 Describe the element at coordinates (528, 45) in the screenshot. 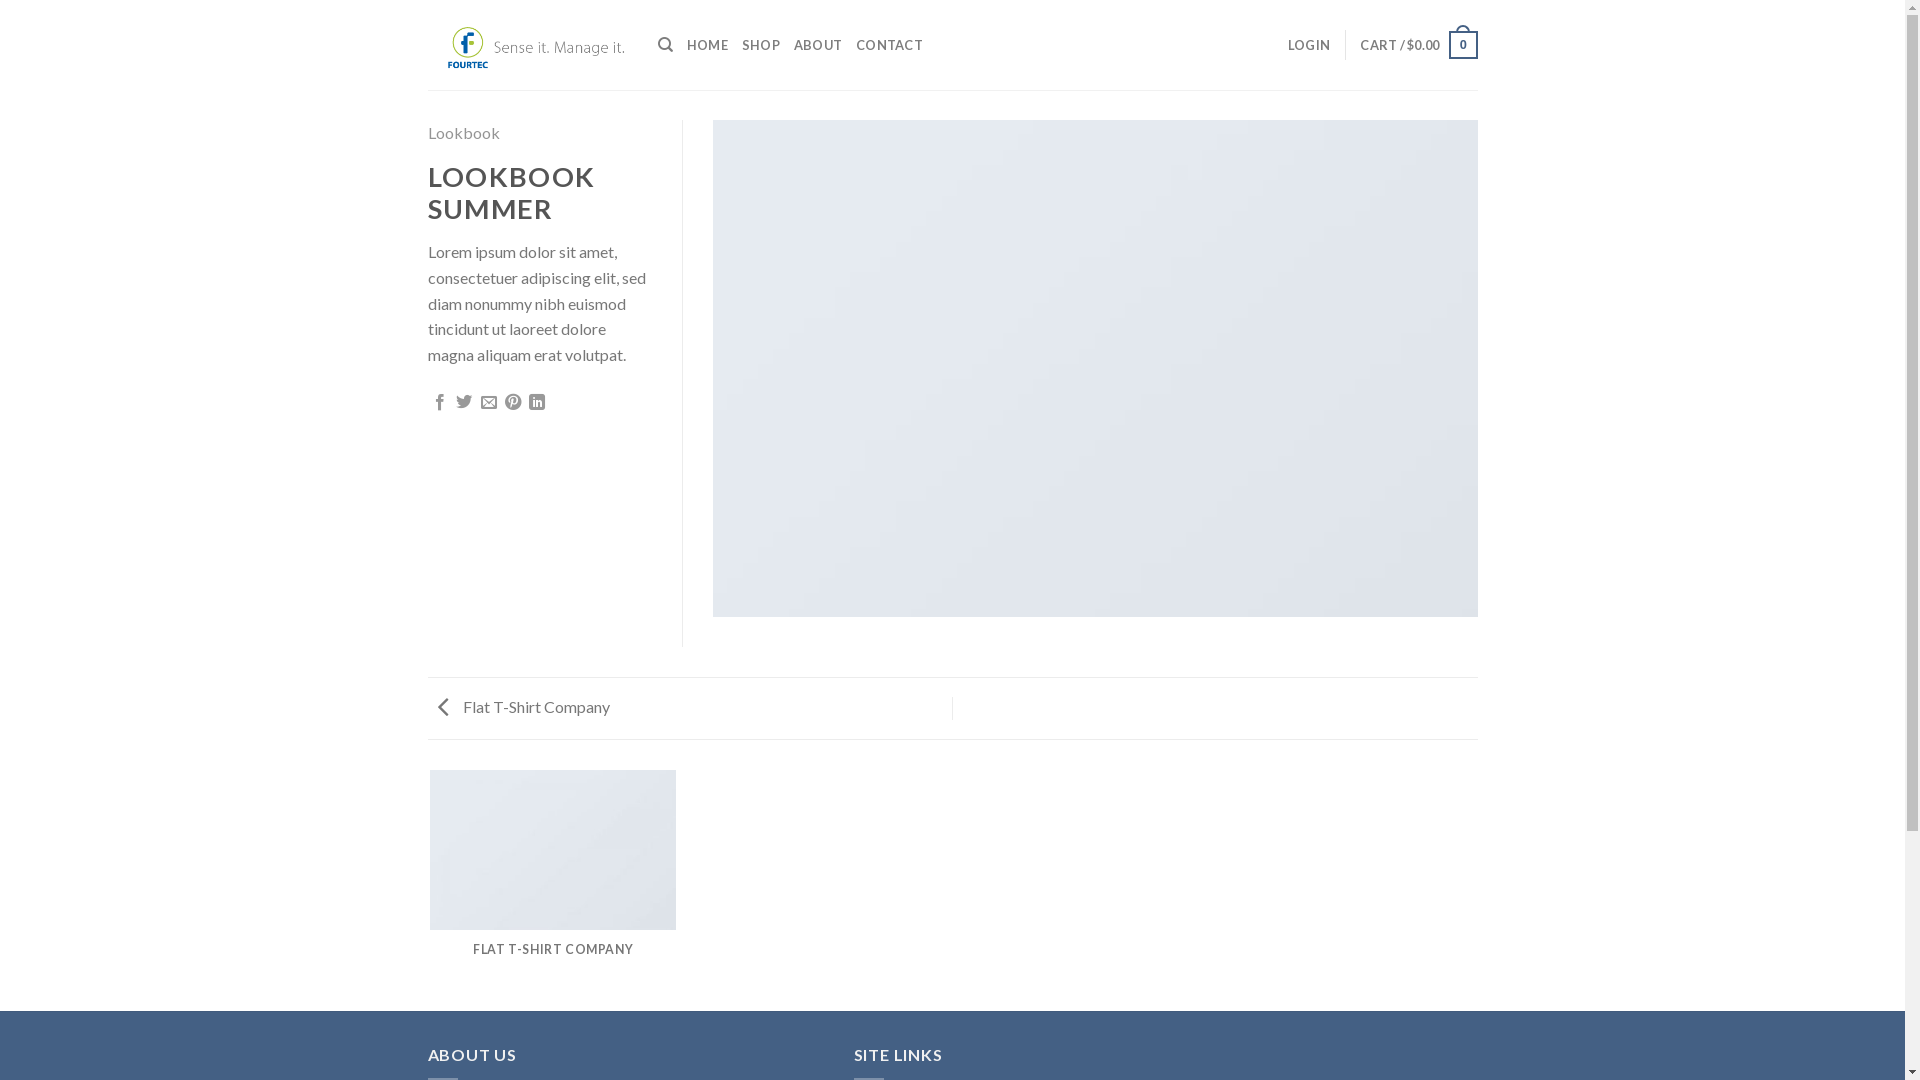

I see `'Fourtec Australia'` at that location.